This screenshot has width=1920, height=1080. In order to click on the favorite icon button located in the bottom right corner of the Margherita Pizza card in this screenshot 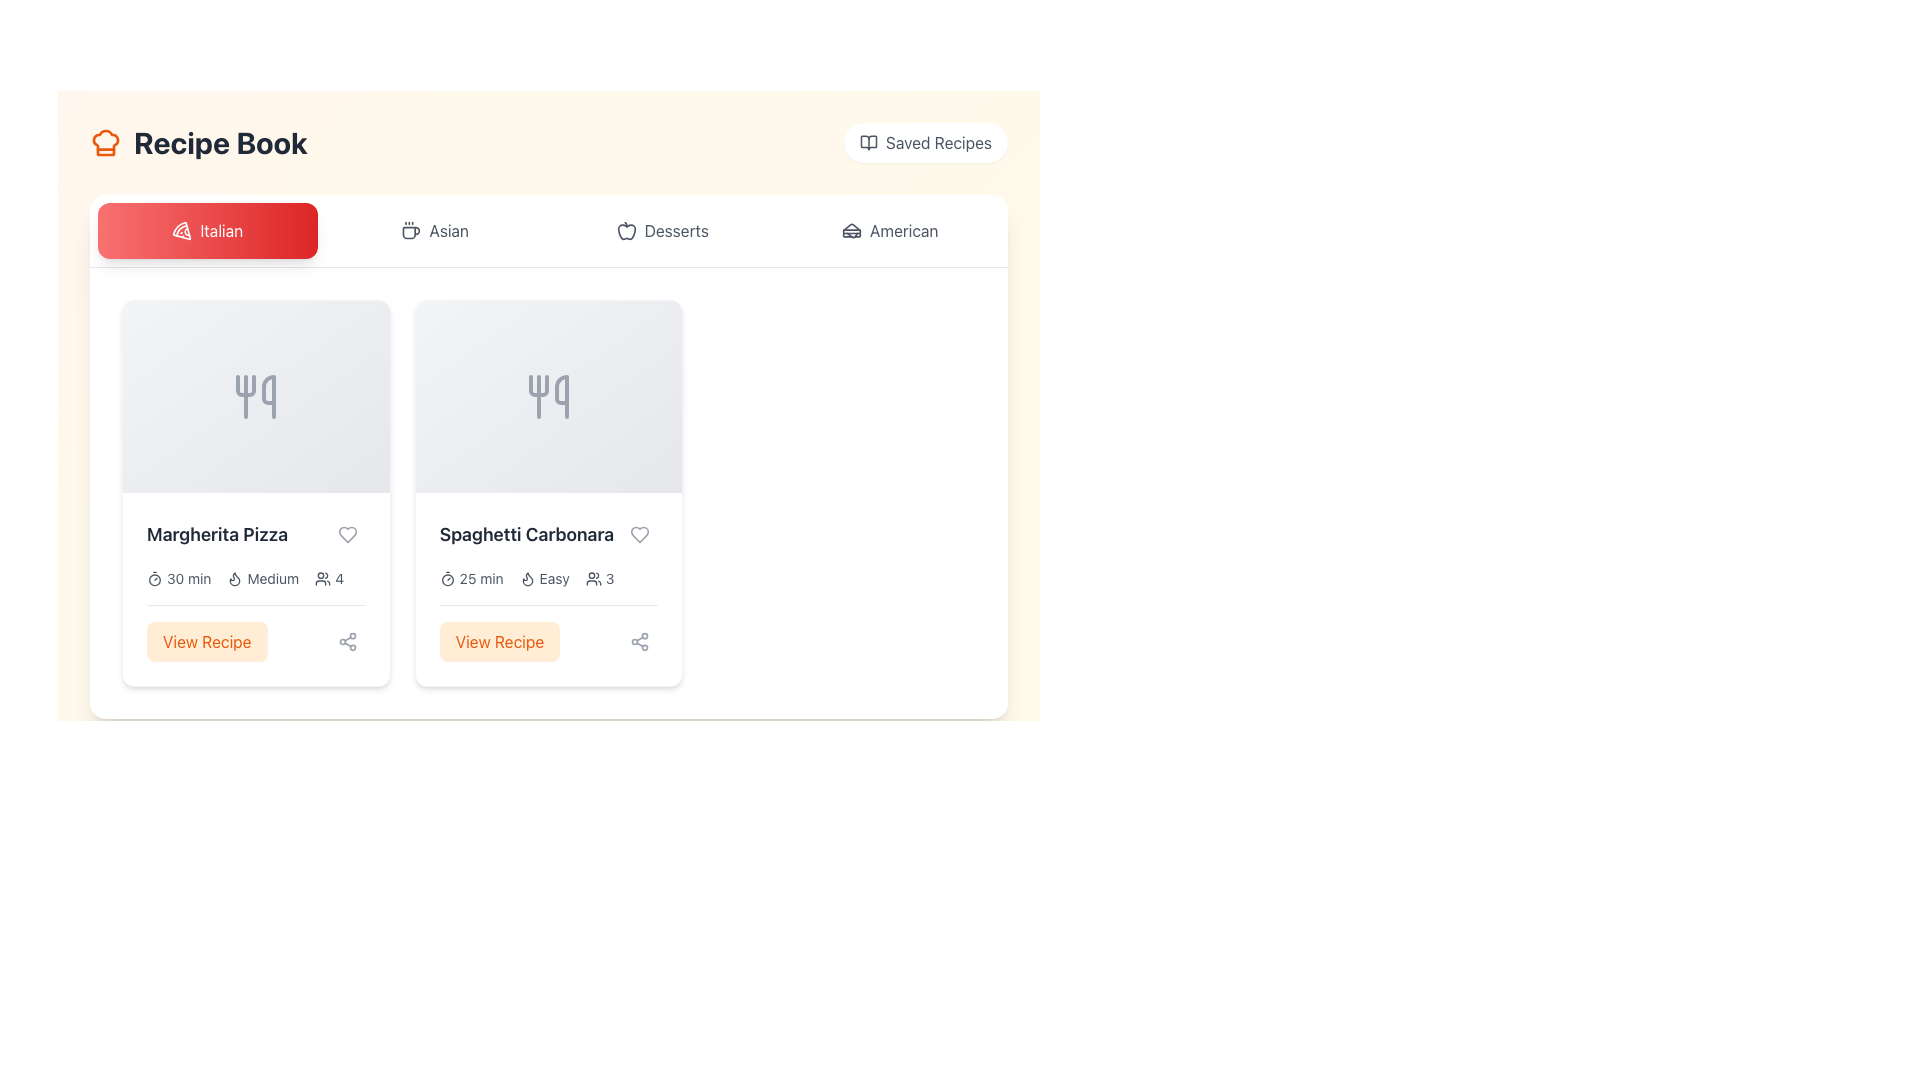, I will do `click(347, 534)`.